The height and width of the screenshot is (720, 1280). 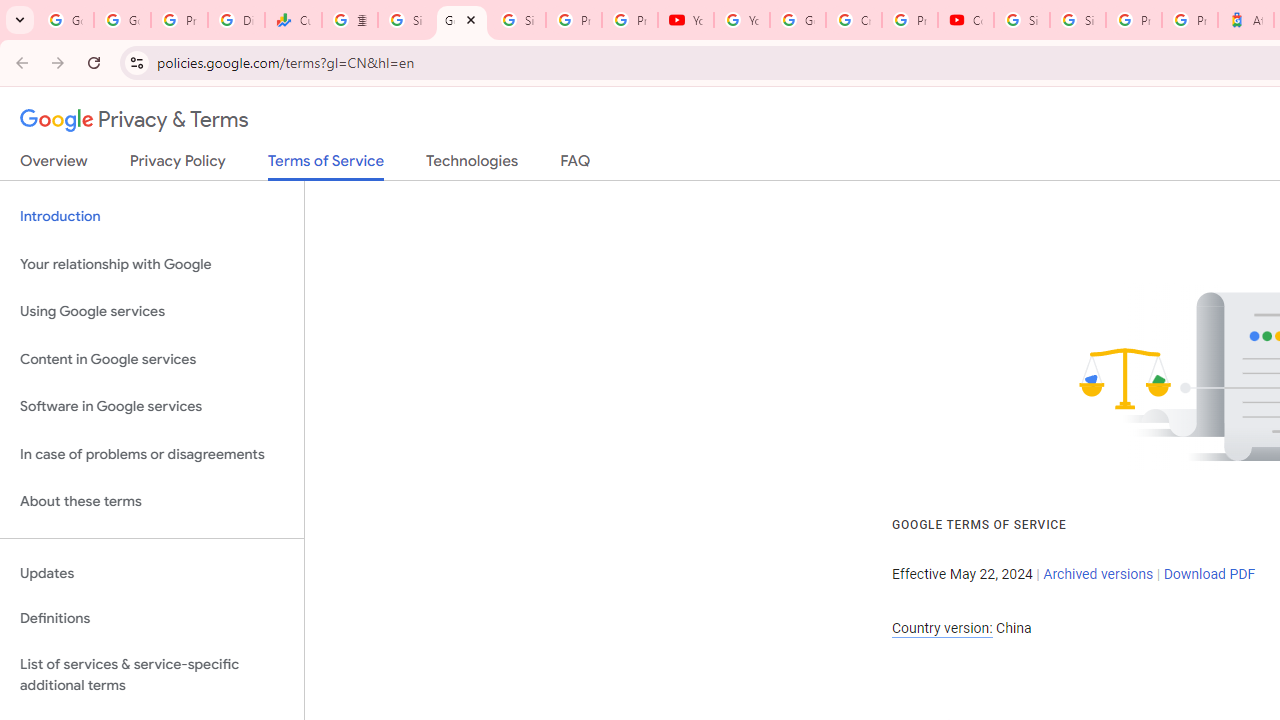 What do you see at coordinates (151, 217) in the screenshot?
I see `'Introduction'` at bounding box center [151, 217].